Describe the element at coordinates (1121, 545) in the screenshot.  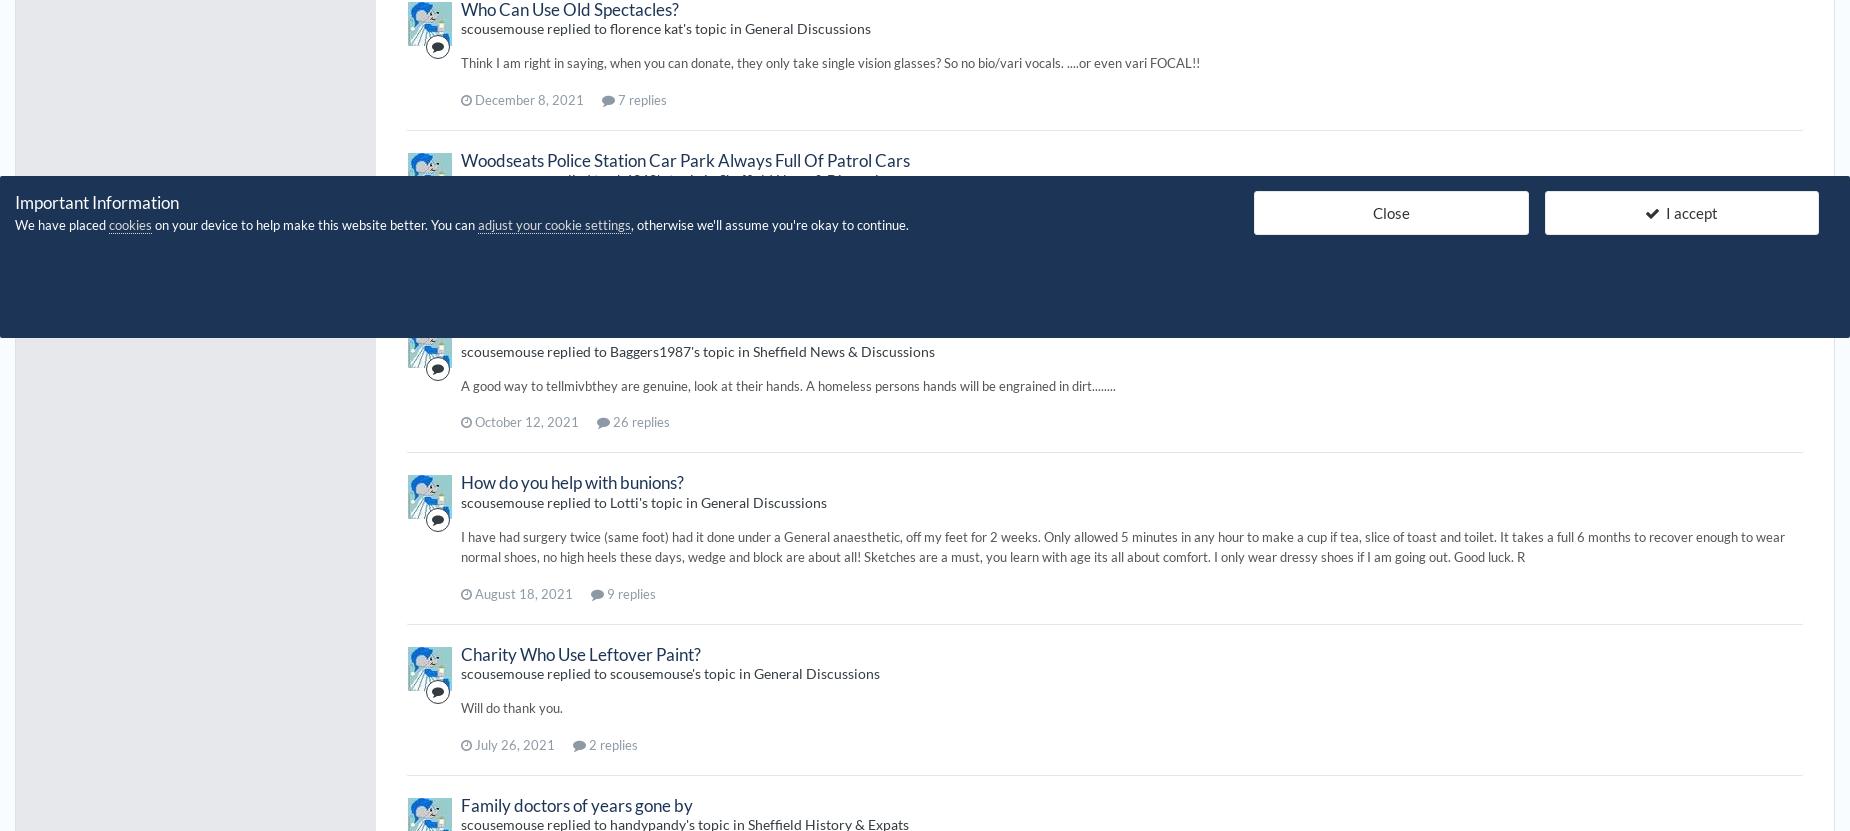
I see `'I have had surgery twice (same foot) had it done under a General anaesthetic, off my feet for 2 weeks. Only allowed 5 minutes in any hour to make a cup if tea, slice of toast and toilet.  It takes a full 6 months to recover enough to wear normal shoes, no high heels these days, wedge and block are about all!  Sketches are a must, you learn with age its all about comfort.  I only wear dressy shoes if I am going out. Good luck.
 


	 
 


	R'` at that location.